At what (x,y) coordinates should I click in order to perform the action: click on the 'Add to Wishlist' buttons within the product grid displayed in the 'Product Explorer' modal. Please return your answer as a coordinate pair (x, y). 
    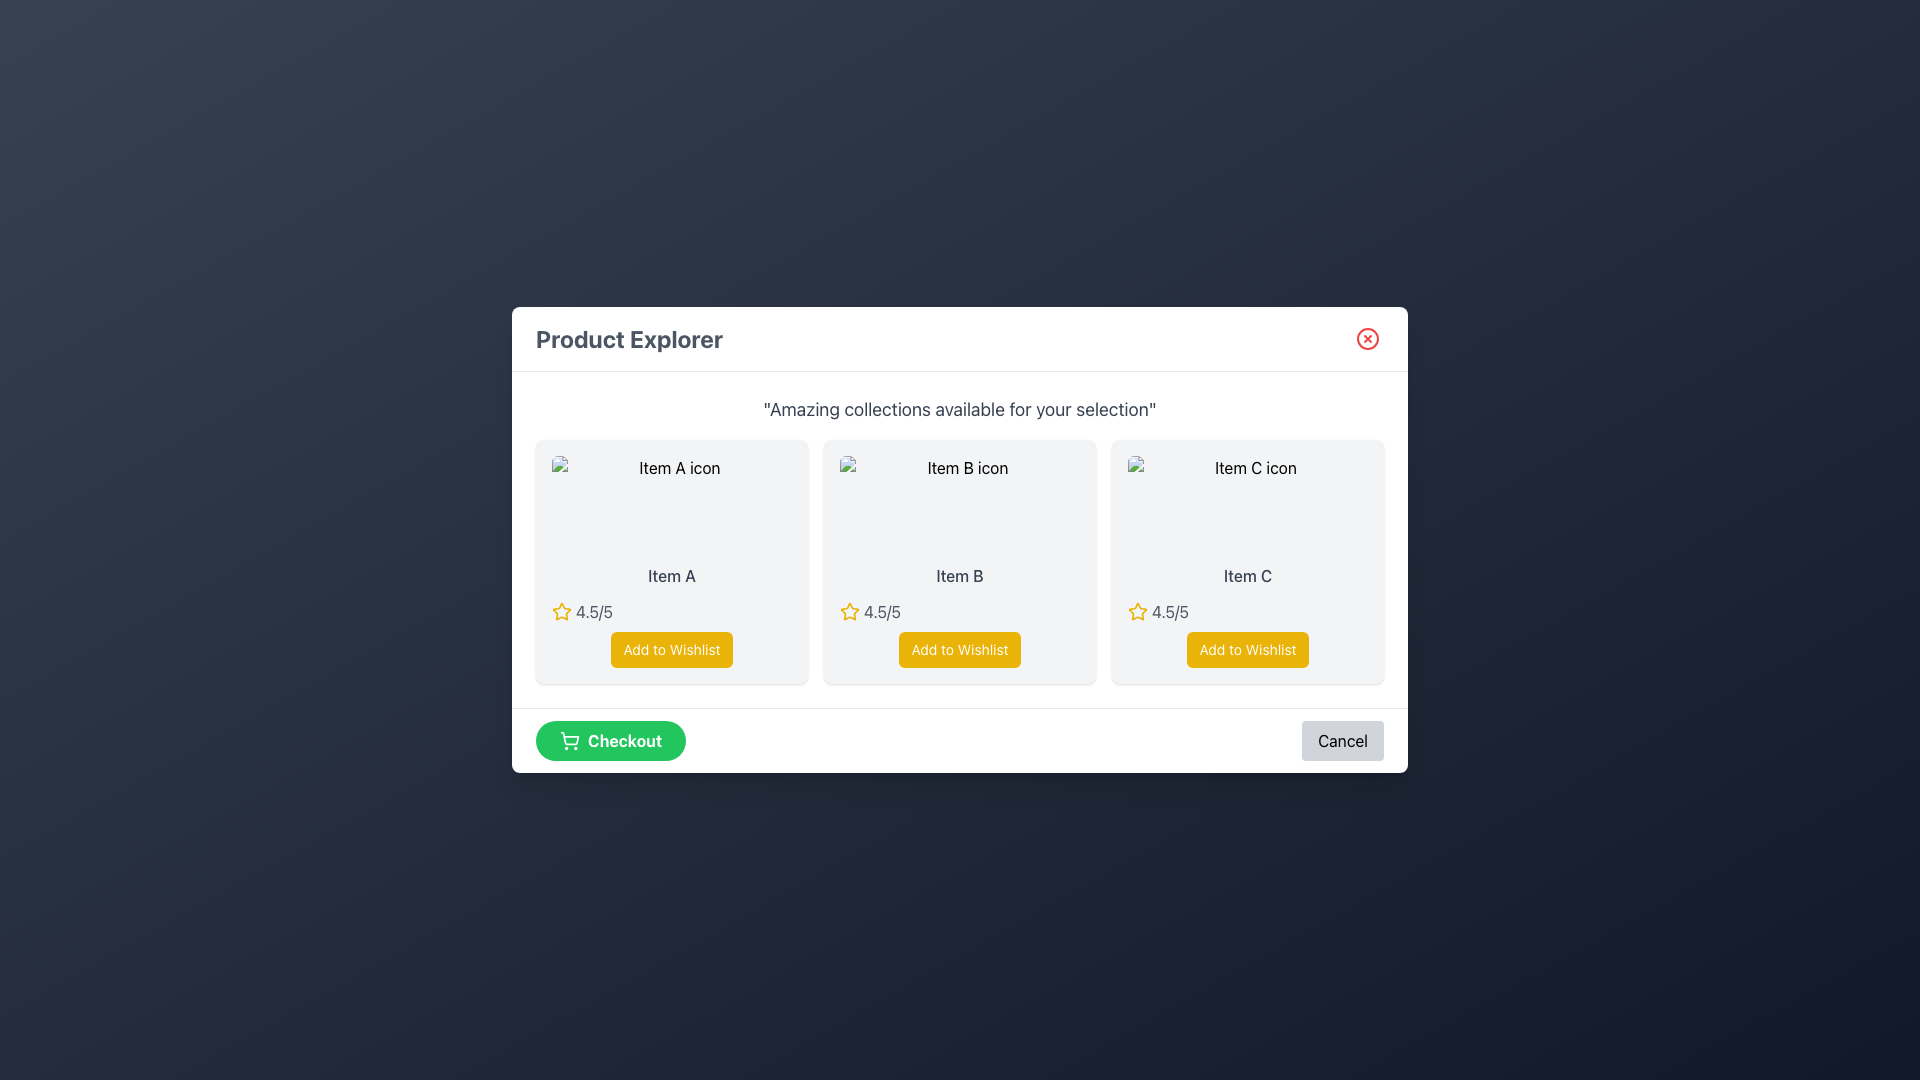
    Looking at the image, I should click on (960, 540).